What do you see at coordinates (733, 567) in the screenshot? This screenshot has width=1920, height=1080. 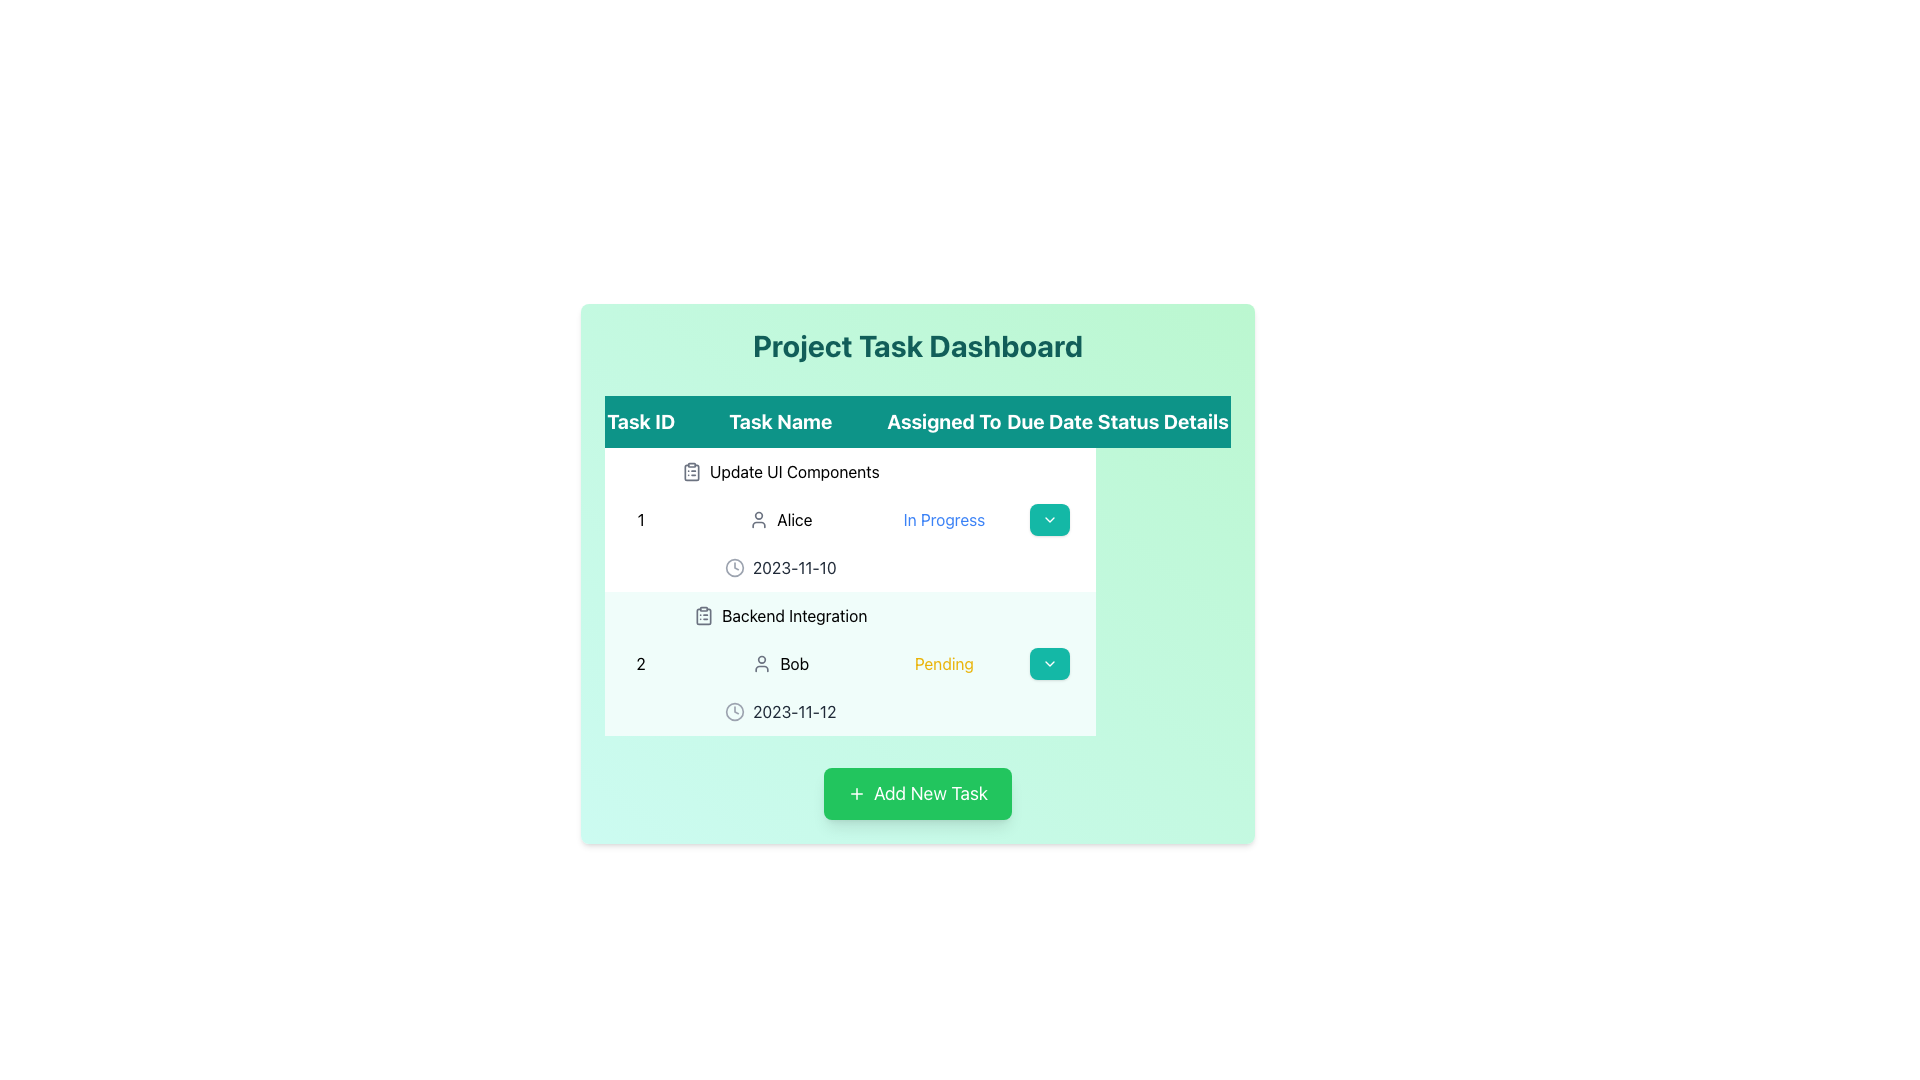 I see `the circular clock icon, which is outlined and located to the left of the '2023-11-10' text in the task details table associated with 'Update UI Components'` at bounding box center [733, 567].